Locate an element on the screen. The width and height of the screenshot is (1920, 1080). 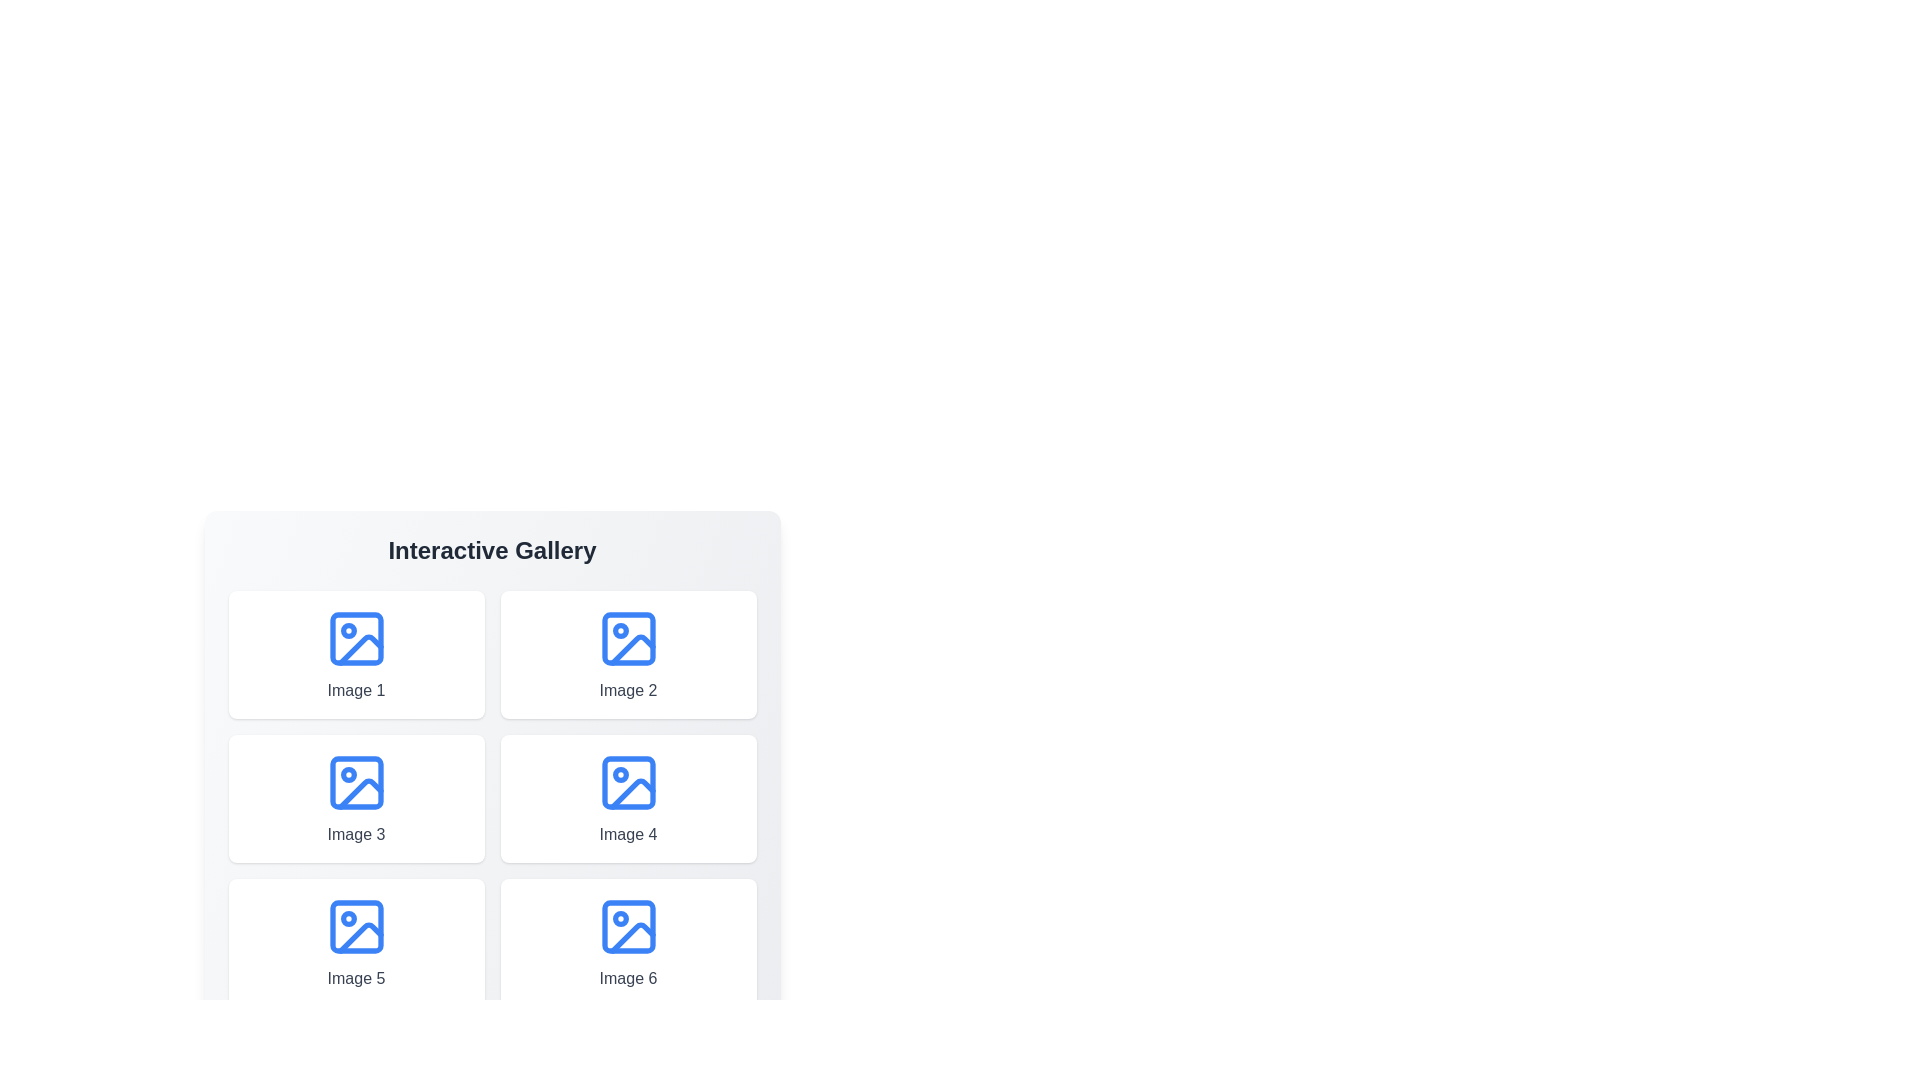
the image titled 'Image 2' to see its hover effect is located at coordinates (627, 655).